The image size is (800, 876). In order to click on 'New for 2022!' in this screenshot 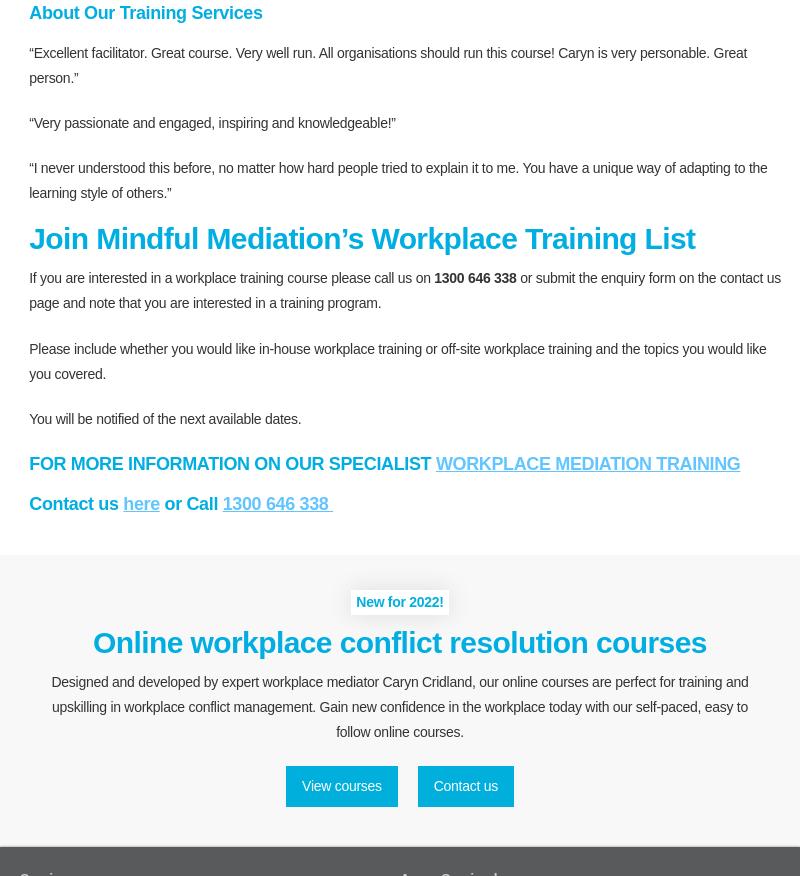, I will do `click(356, 600)`.